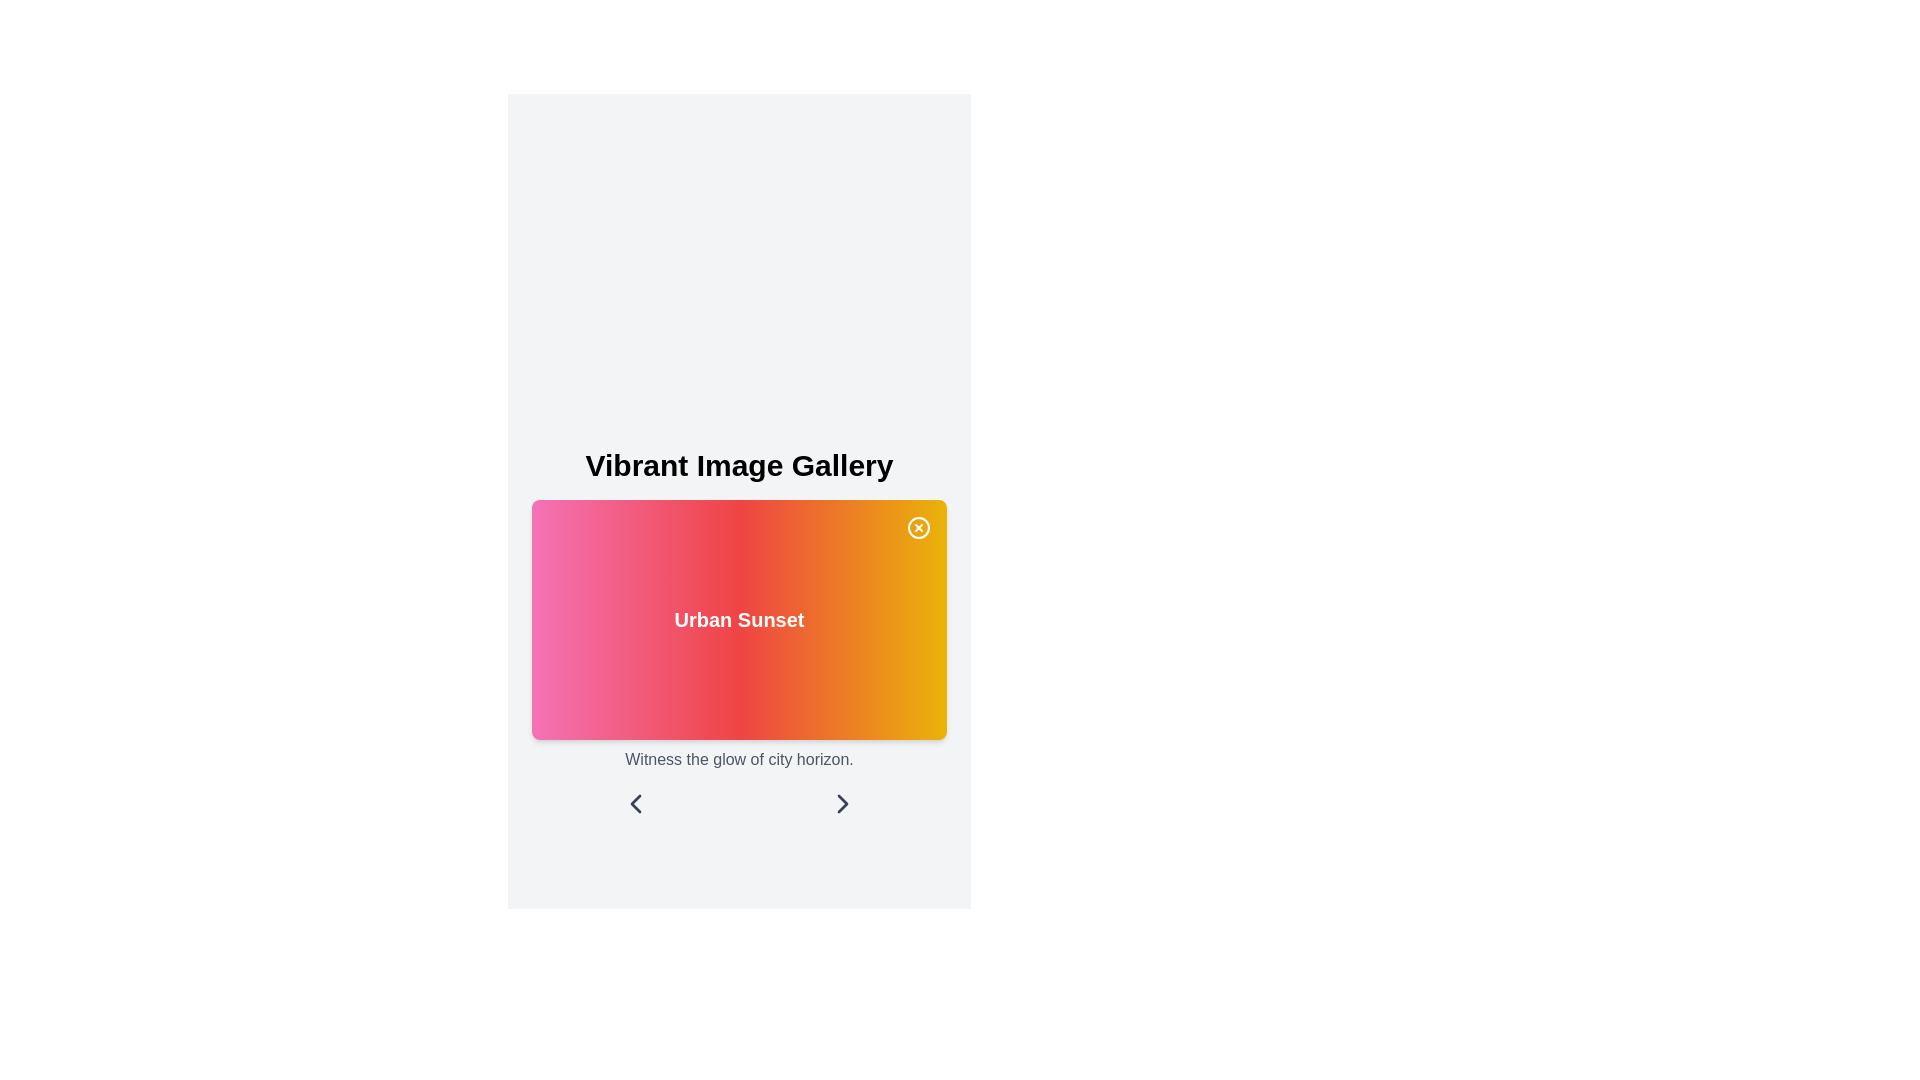 This screenshot has height=1080, width=1920. Describe the element at coordinates (917, 527) in the screenshot. I see `the close icon button located at the top-right corner of the 'Urban Sunset' card` at that location.